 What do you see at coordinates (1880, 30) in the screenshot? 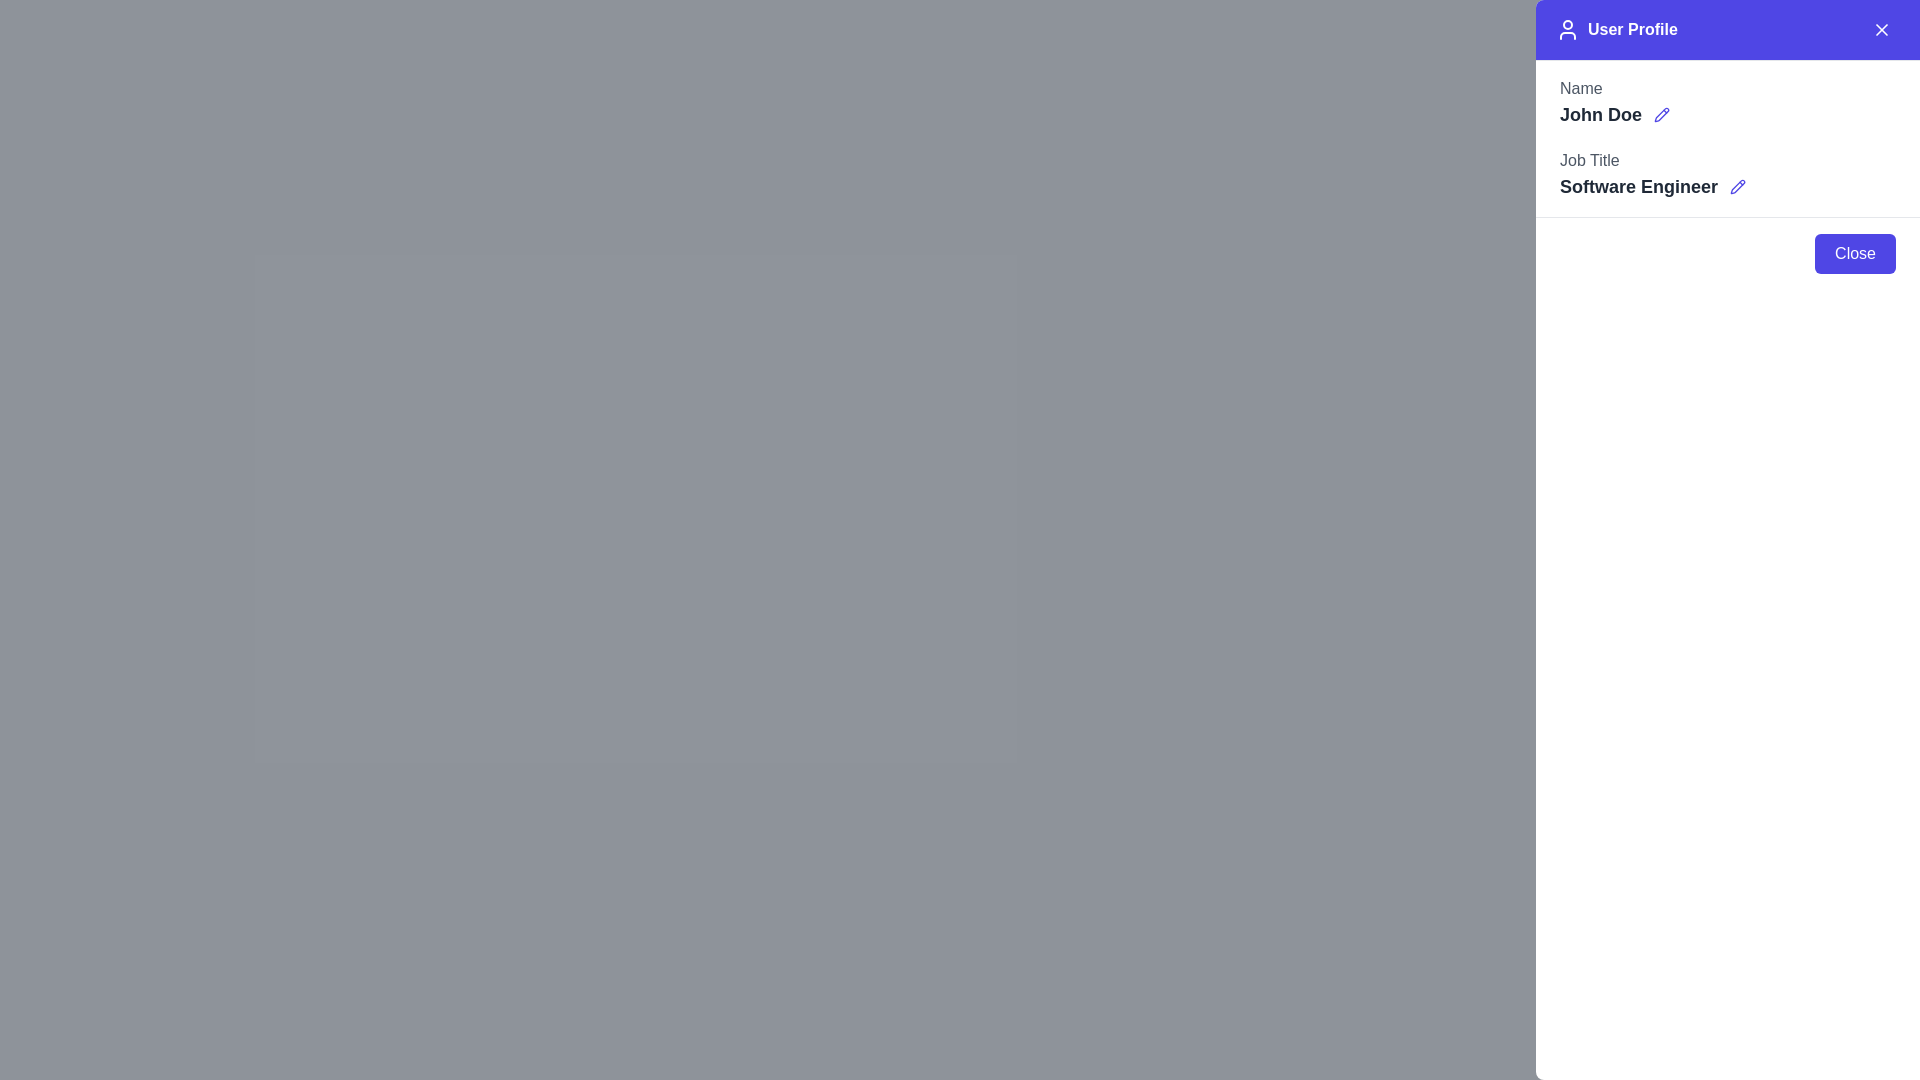
I see `the close button located at the top-right corner of the user profile panel to trigger any hover effects present` at bounding box center [1880, 30].